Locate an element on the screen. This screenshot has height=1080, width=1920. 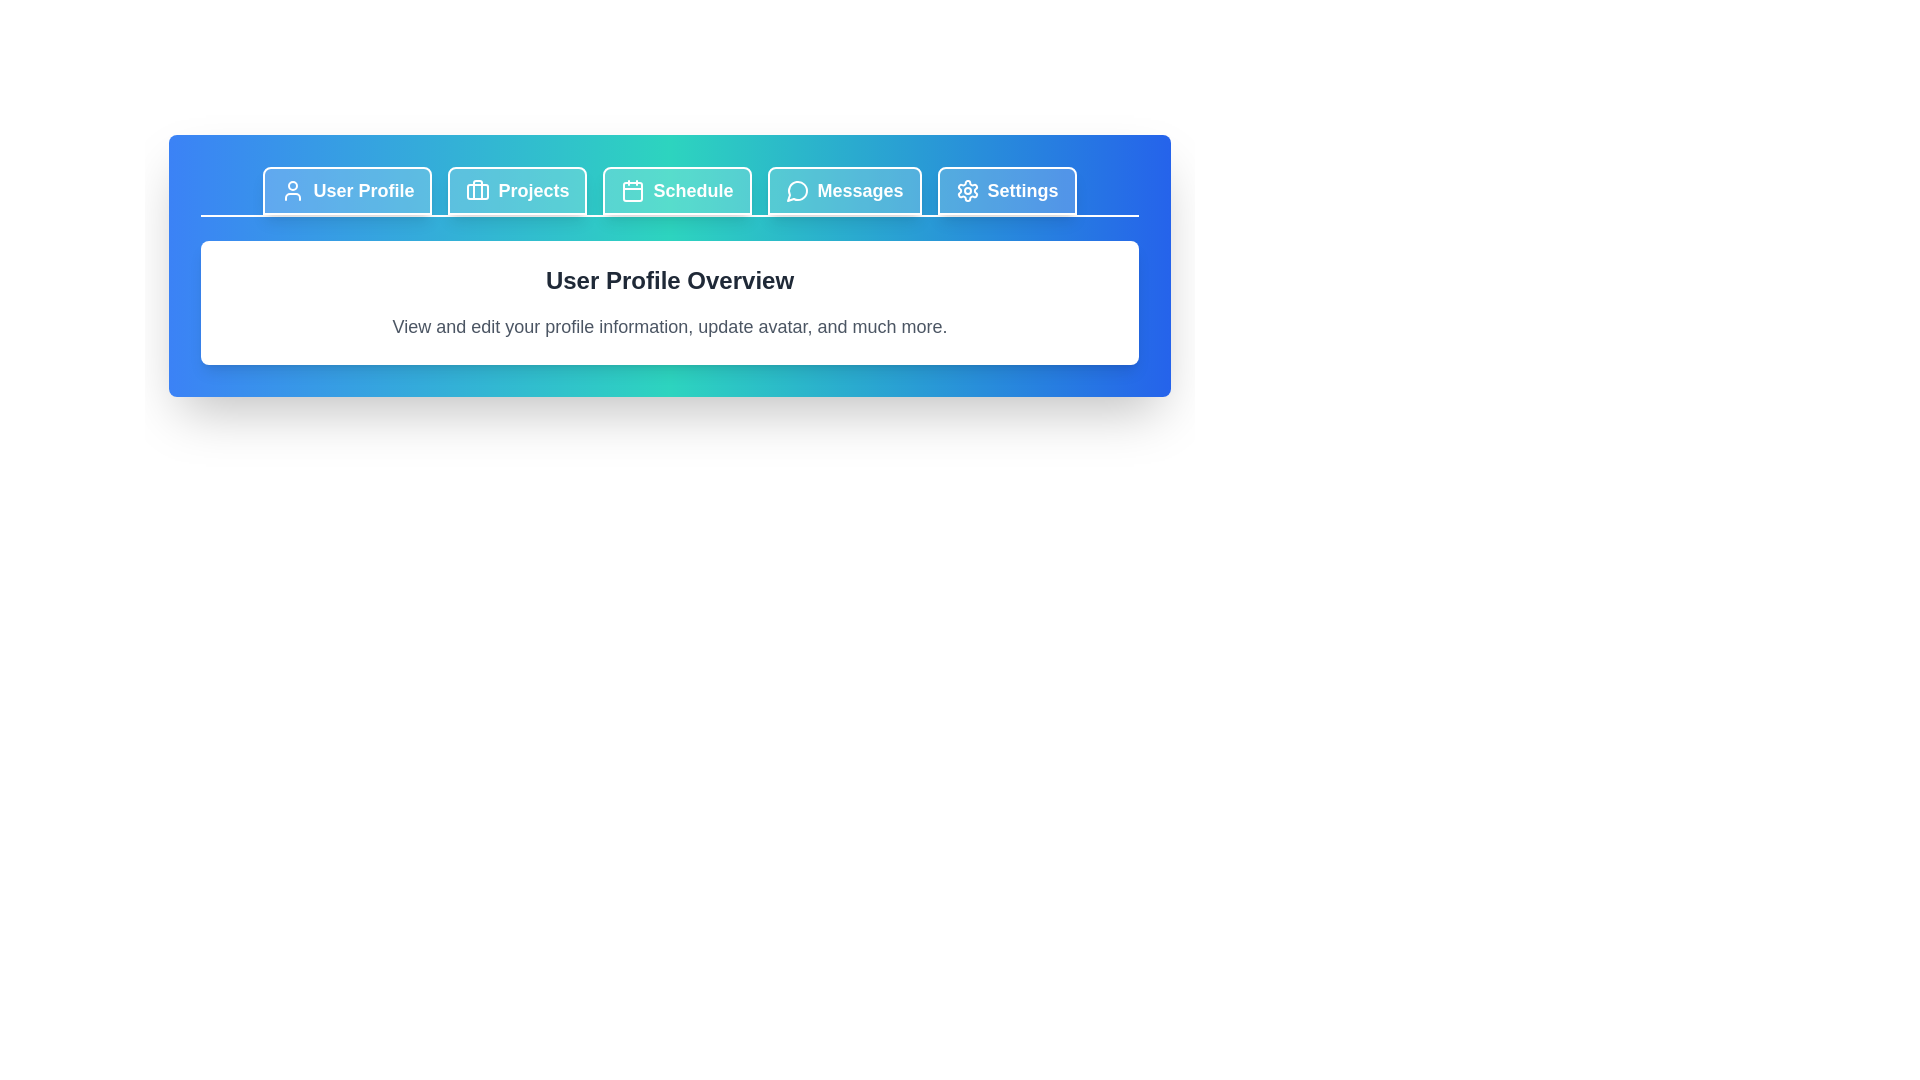
the 'Messages' tab with a blue background and a speech bubble icon to observe any hover effects is located at coordinates (844, 191).